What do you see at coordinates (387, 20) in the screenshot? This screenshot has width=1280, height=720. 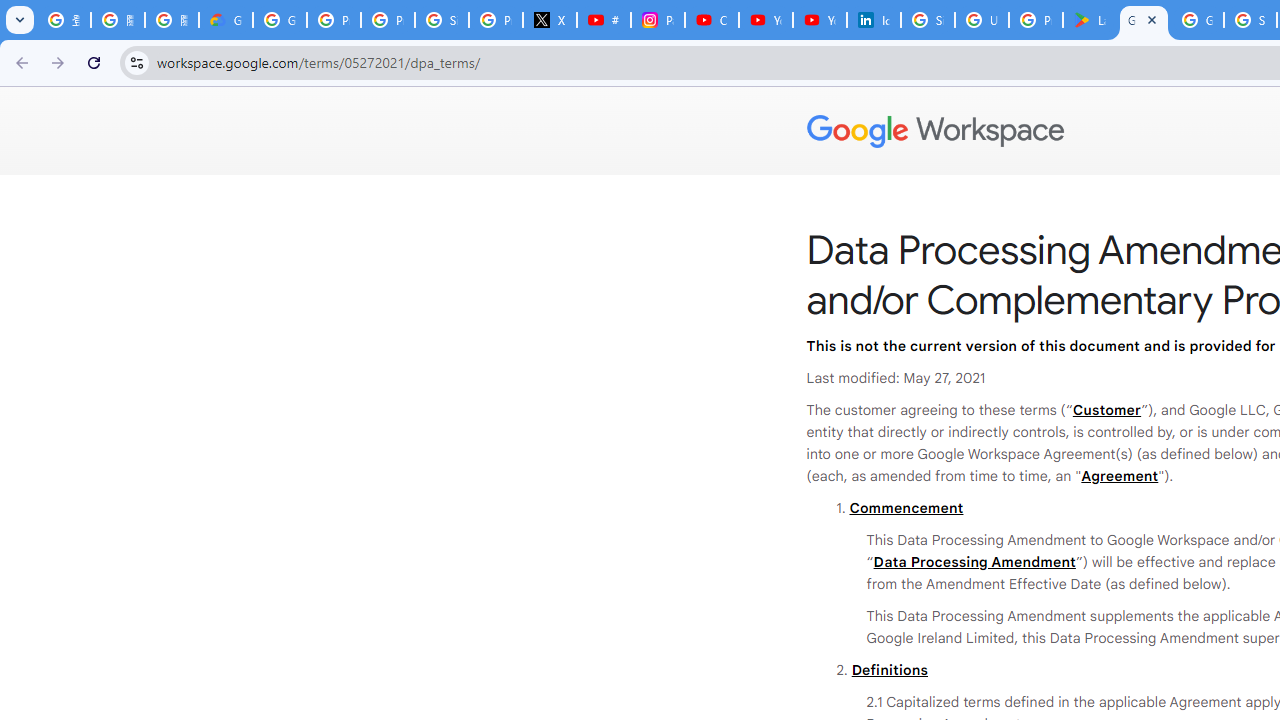 I see `'Privacy Help Center - Policies Help'` at bounding box center [387, 20].